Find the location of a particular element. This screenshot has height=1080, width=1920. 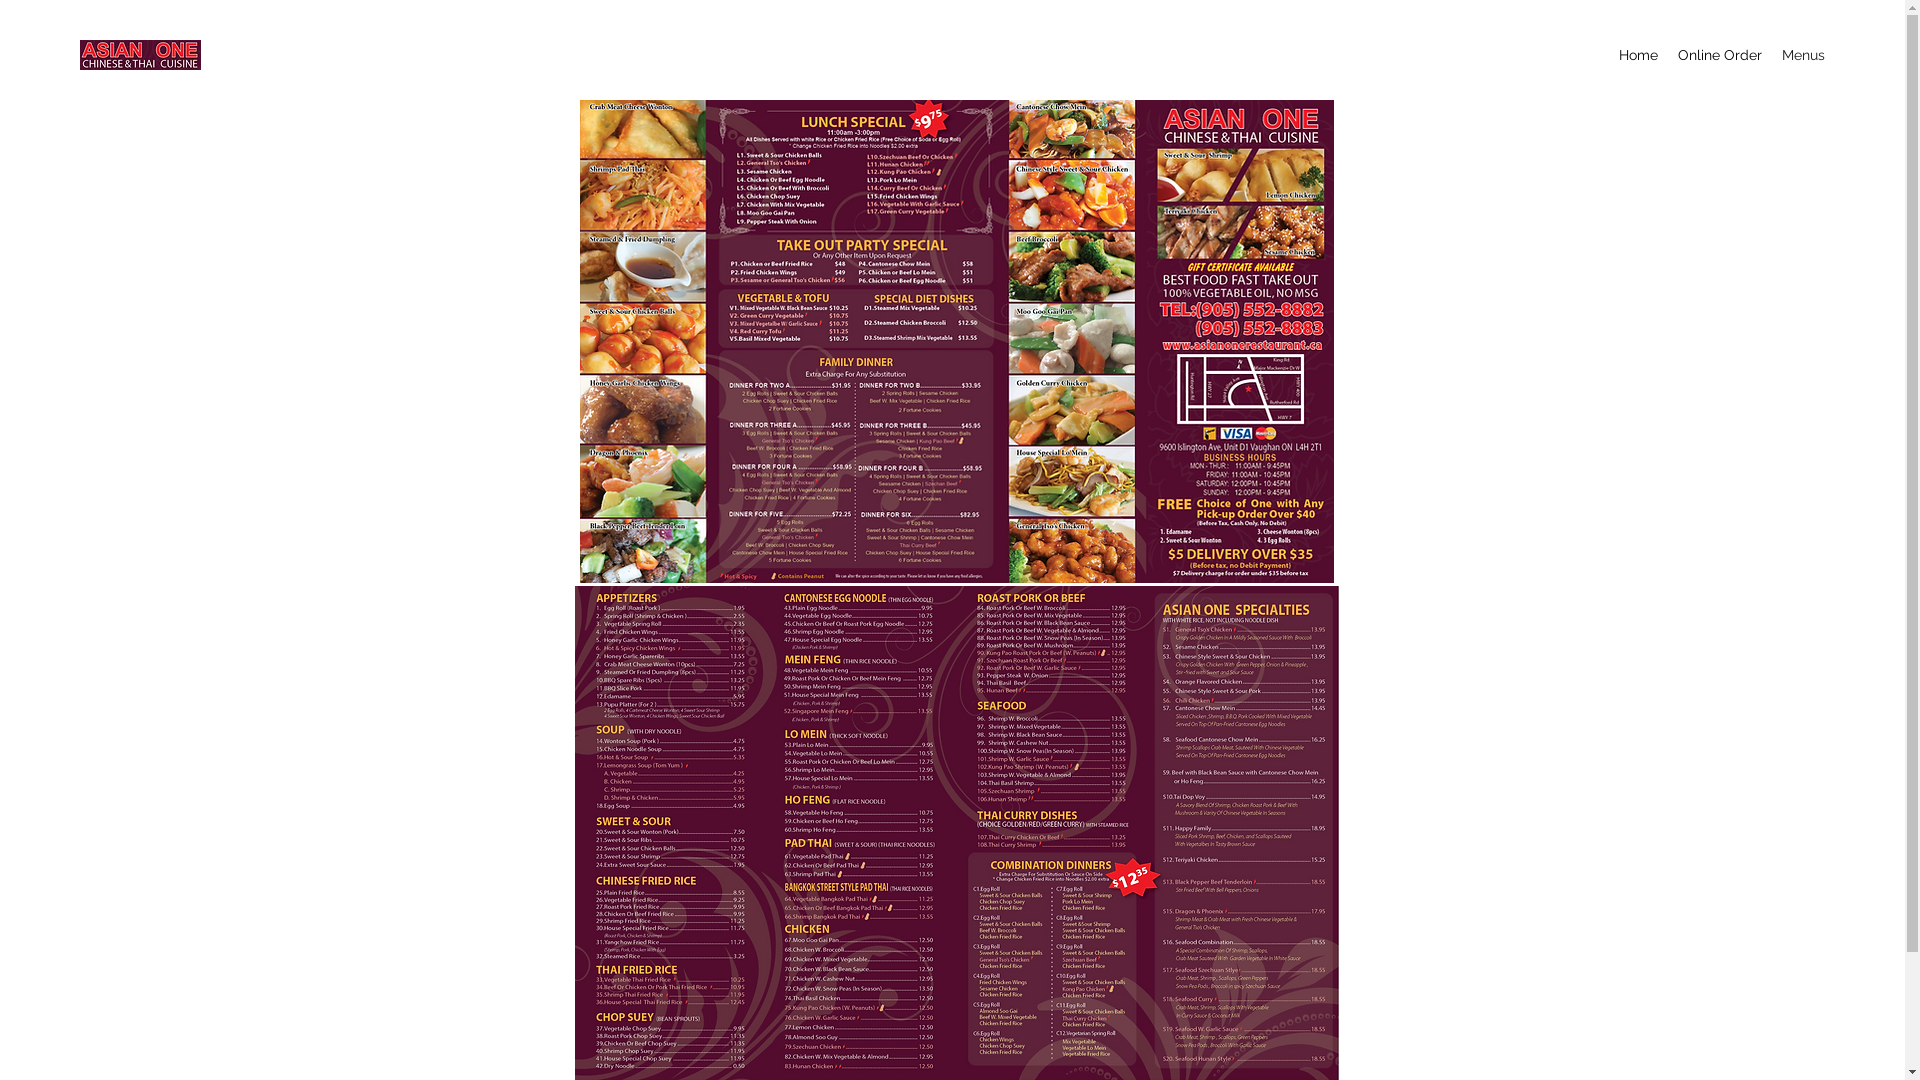

'Screen Shot 2022-06-26 at 1.35.12 PM.png' is located at coordinates (579, 338).